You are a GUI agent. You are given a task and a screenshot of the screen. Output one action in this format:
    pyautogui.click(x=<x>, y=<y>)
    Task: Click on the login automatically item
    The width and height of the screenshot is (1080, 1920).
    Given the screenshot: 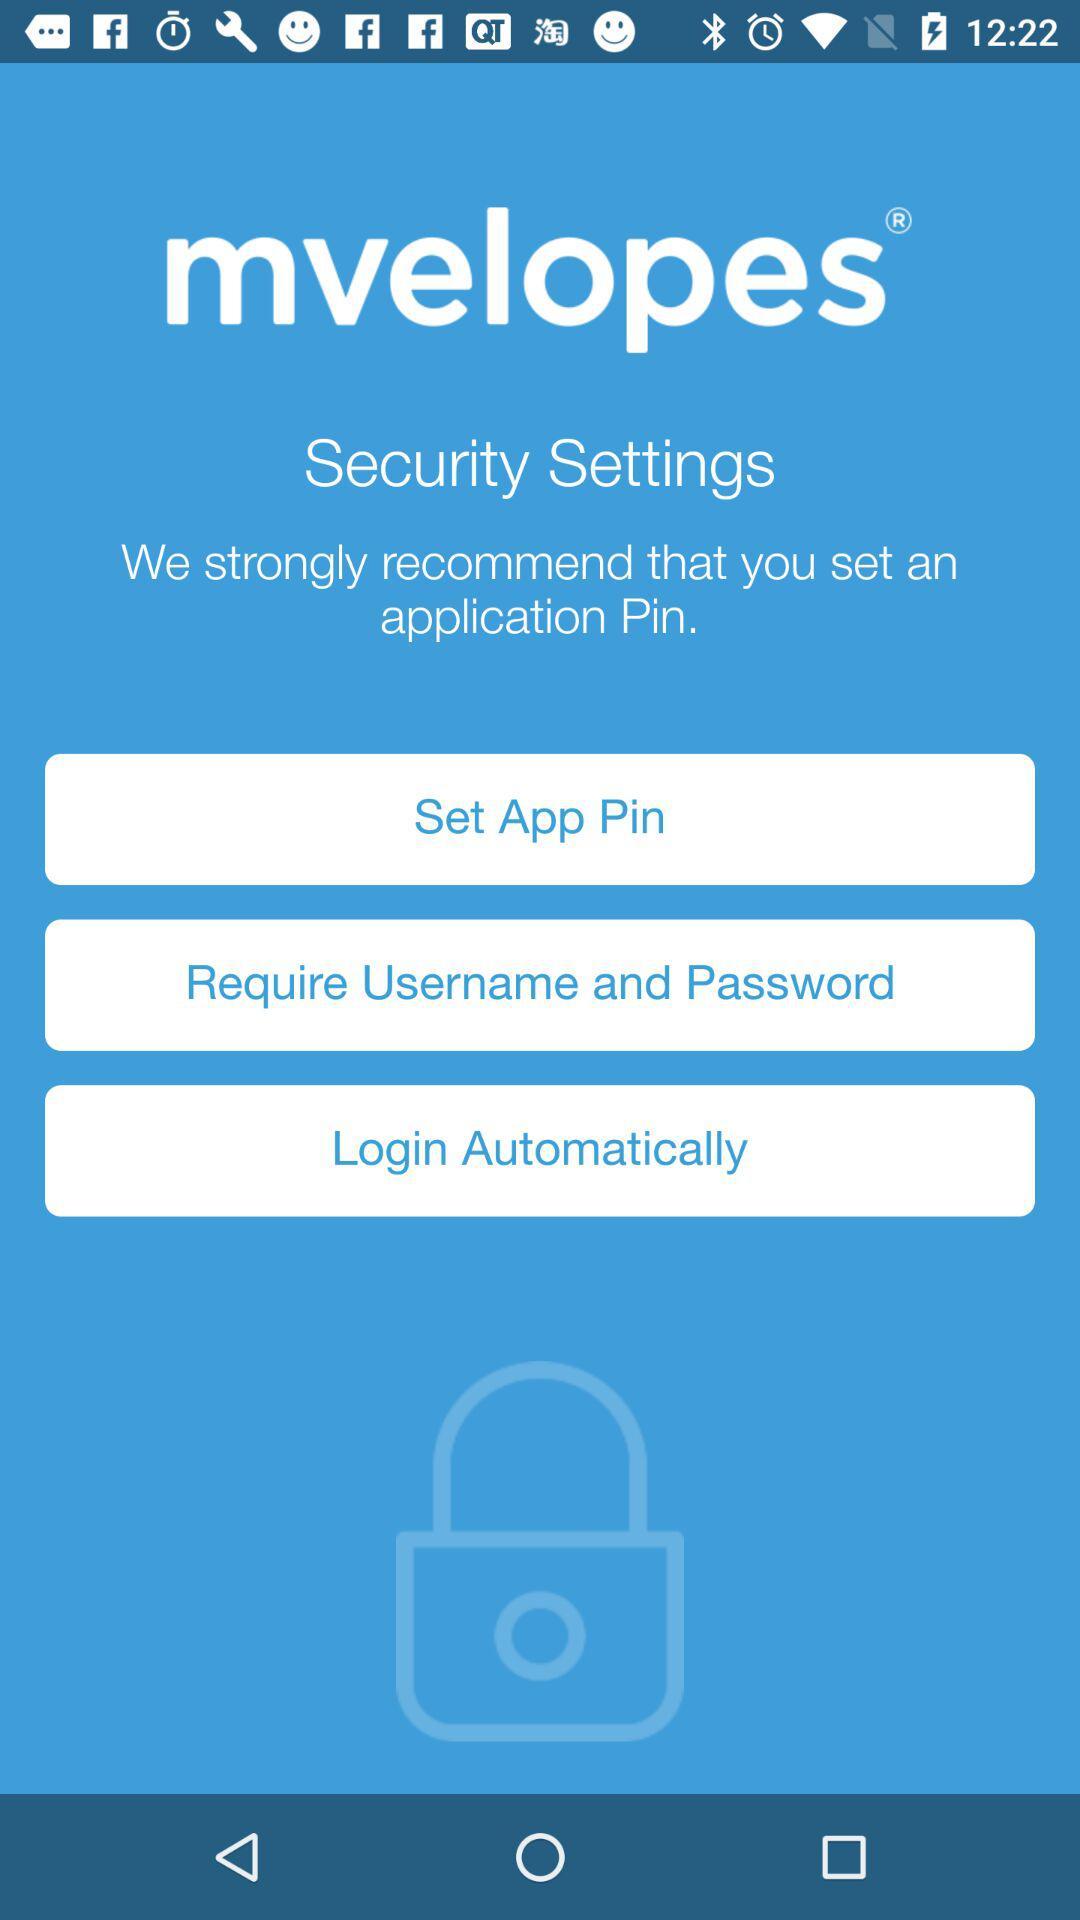 What is the action you would take?
    pyautogui.click(x=540, y=1150)
    